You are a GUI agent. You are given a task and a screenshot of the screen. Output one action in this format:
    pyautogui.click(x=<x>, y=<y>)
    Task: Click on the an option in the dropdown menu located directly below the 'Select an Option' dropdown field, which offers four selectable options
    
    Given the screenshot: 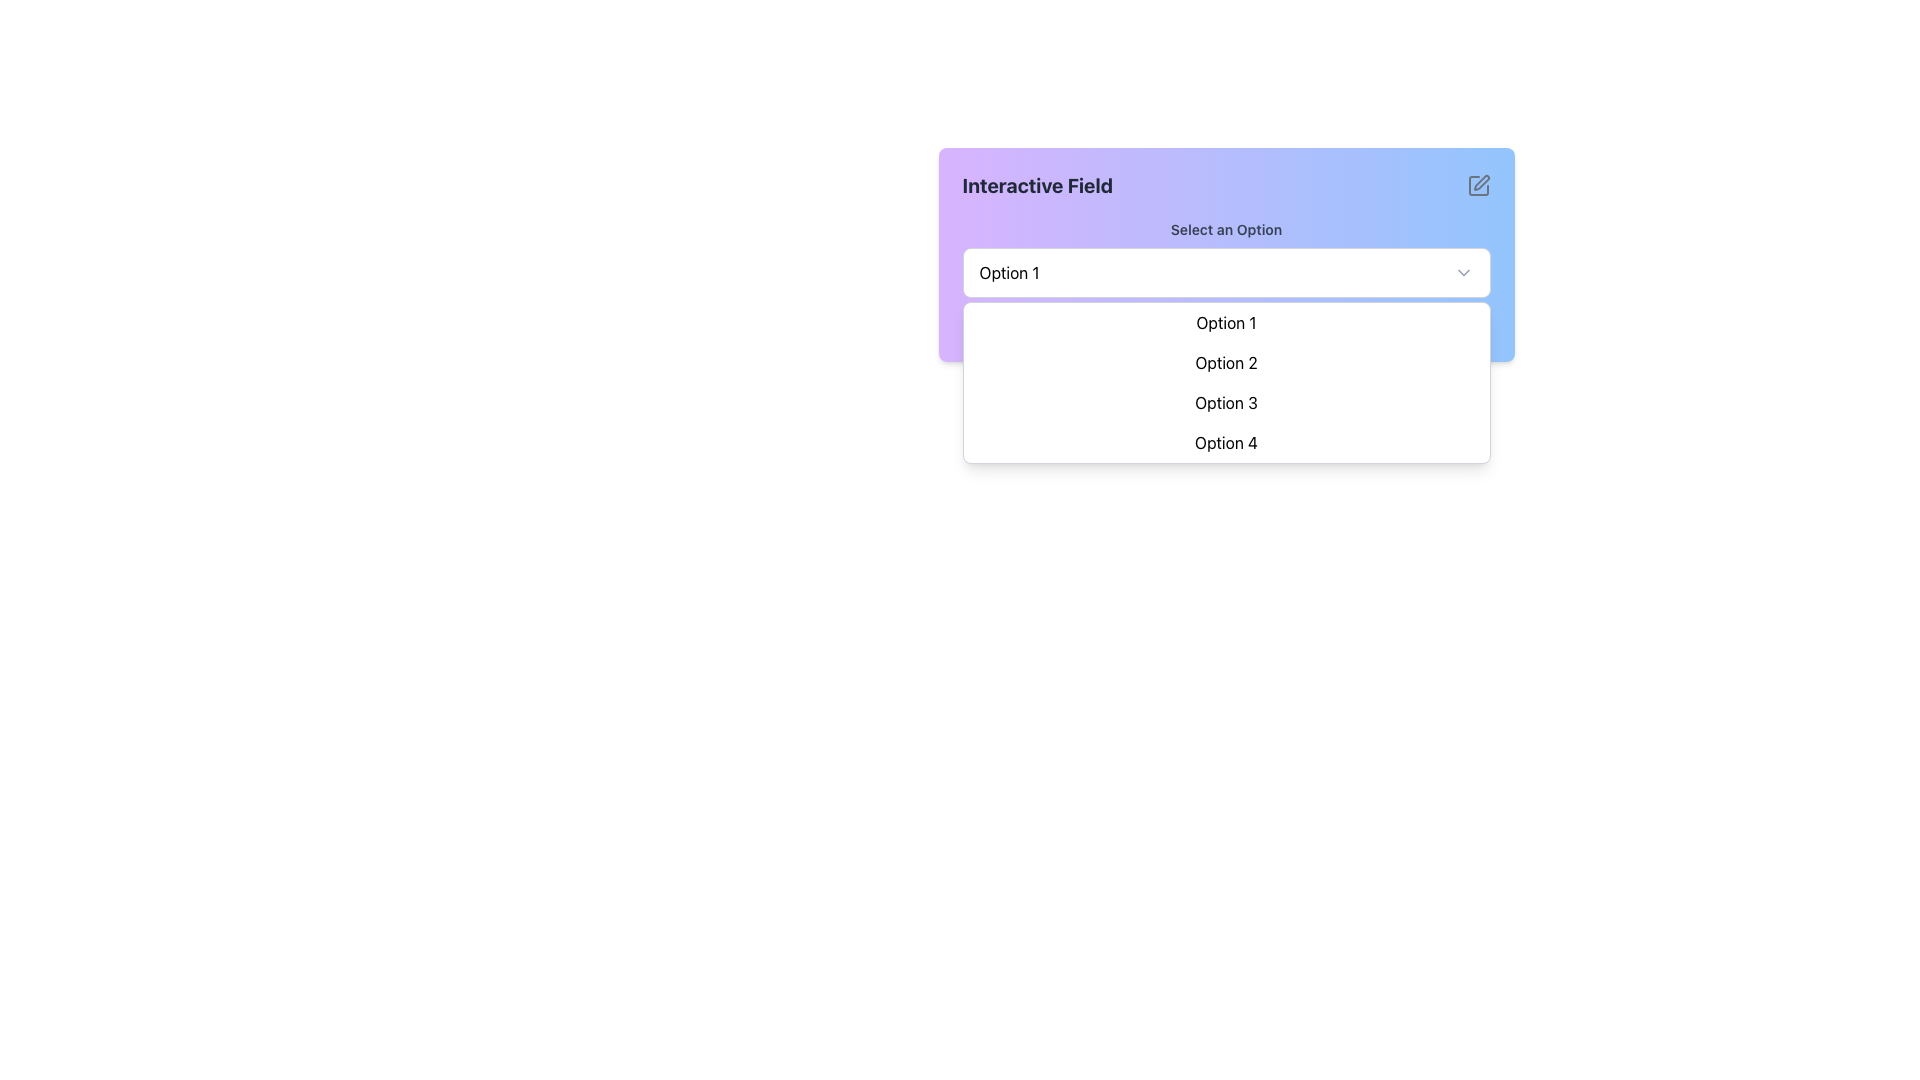 What is the action you would take?
    pyautogui.click(x=1225, y=382)
    